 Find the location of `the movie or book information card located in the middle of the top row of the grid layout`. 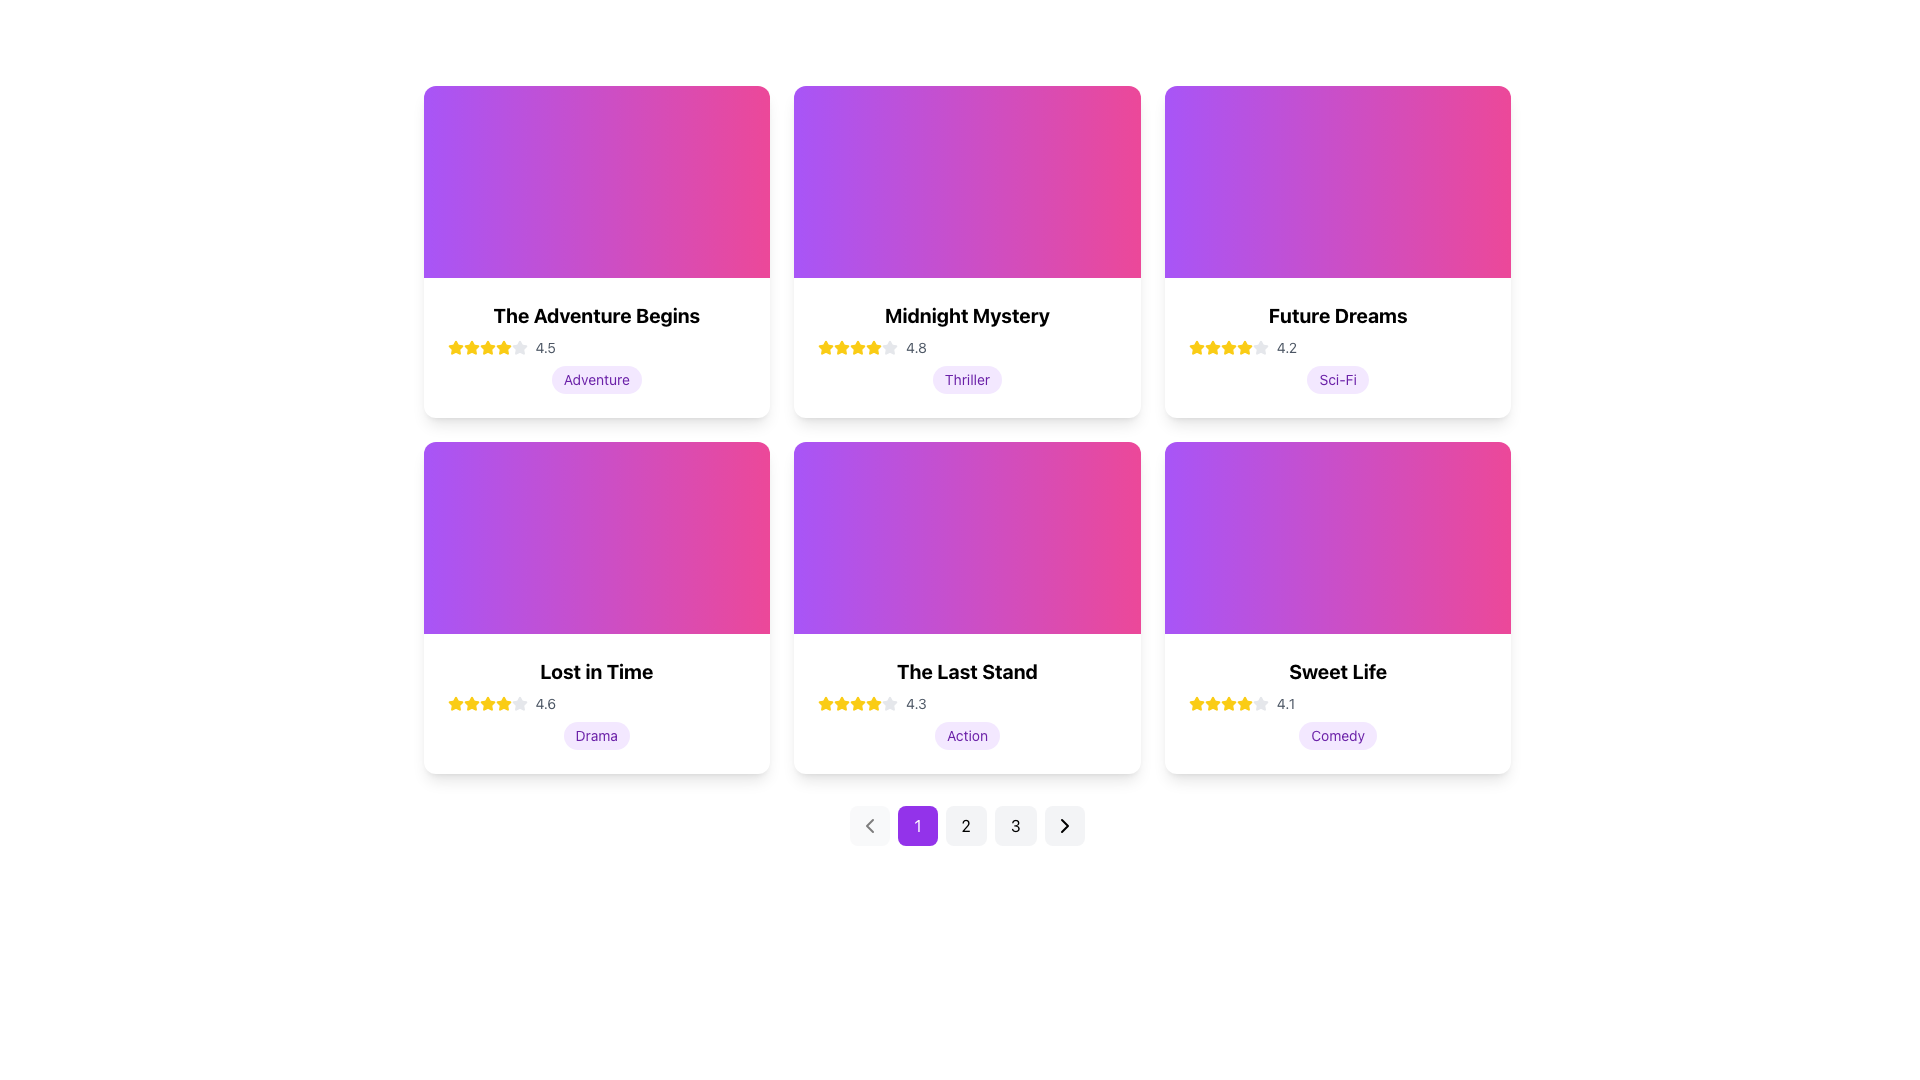

the movie or book information card located in the middle of the top row of the grid layout is located at coordinates (967, 250).